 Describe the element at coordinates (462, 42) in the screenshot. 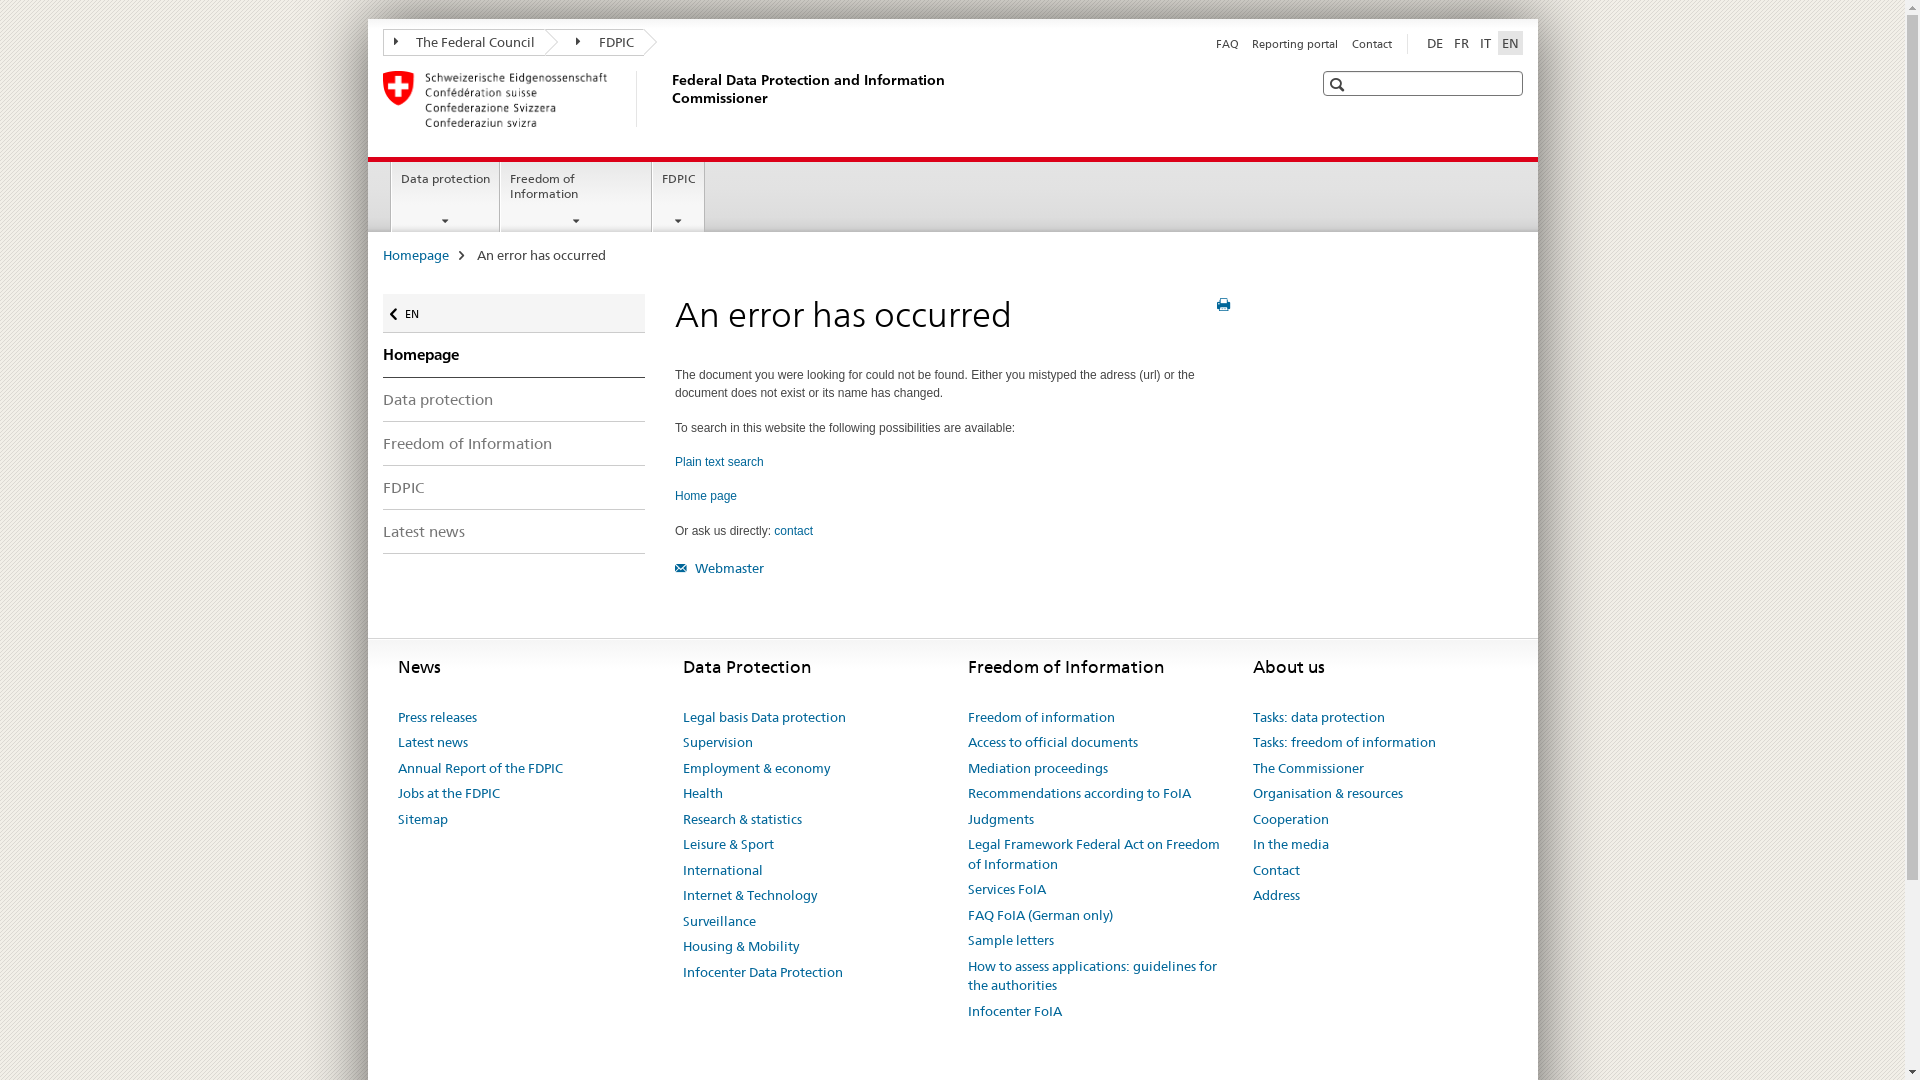

I see `'The Federal Council'` at that location.